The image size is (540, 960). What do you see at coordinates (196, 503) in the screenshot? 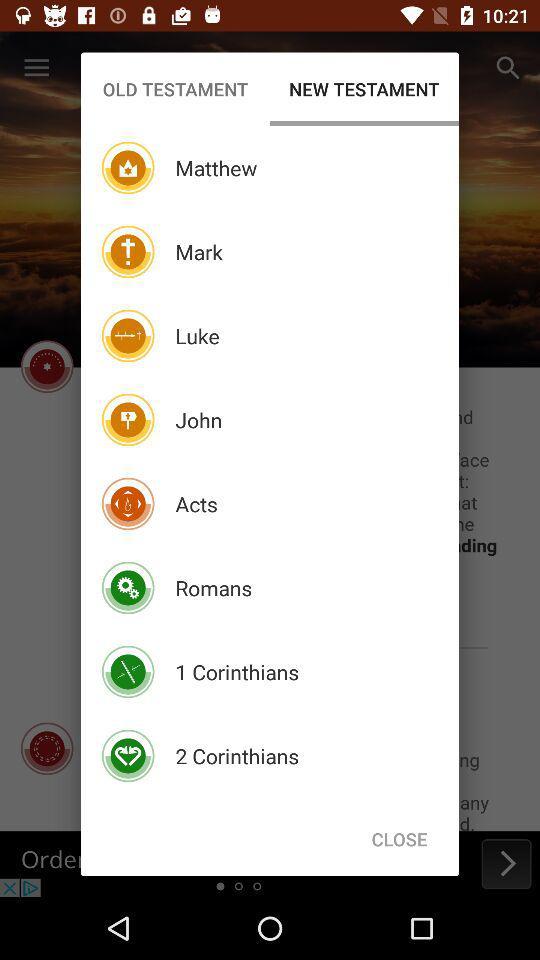
I see `the icon above romans icon` at bounding box center [196, 503].